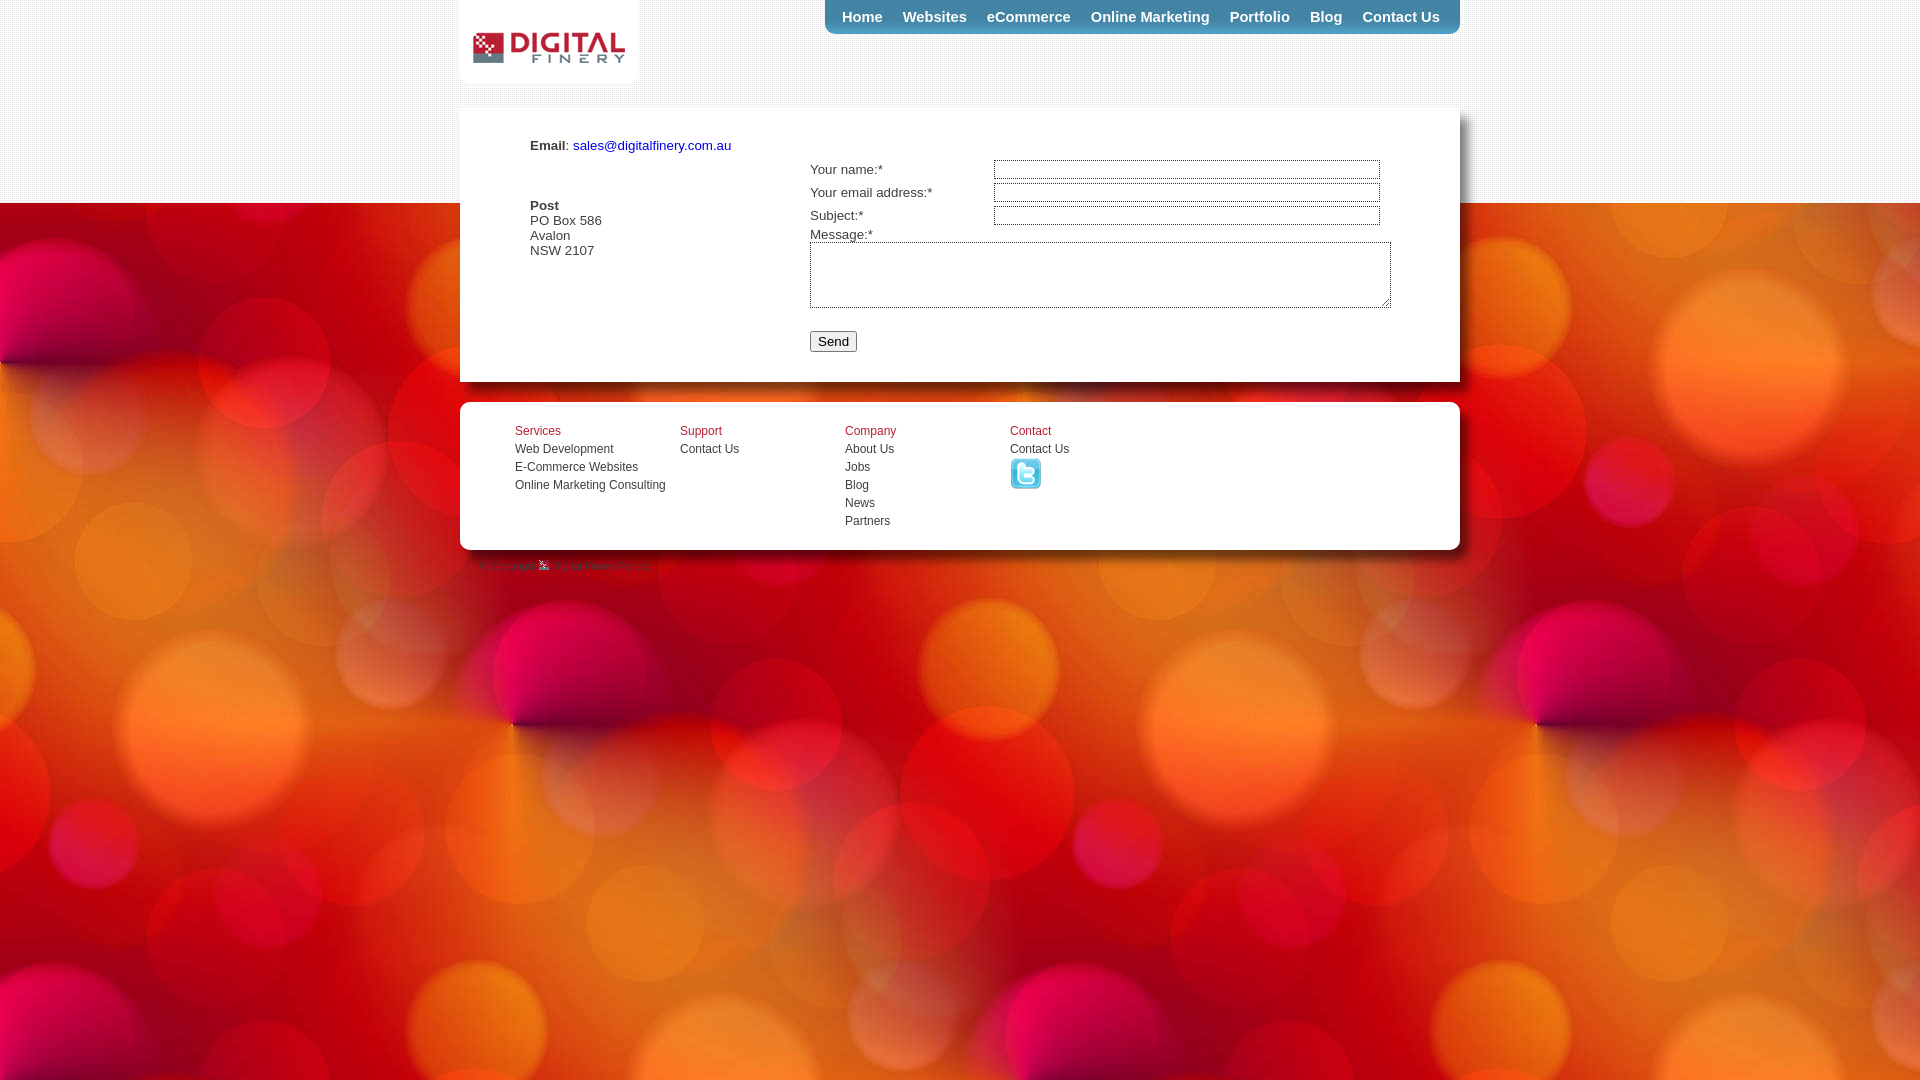  What do you see at coordinates (575, 466) in the screenshot?
I see `'E-Commerce Websites'` at bounding box center [575, 466].